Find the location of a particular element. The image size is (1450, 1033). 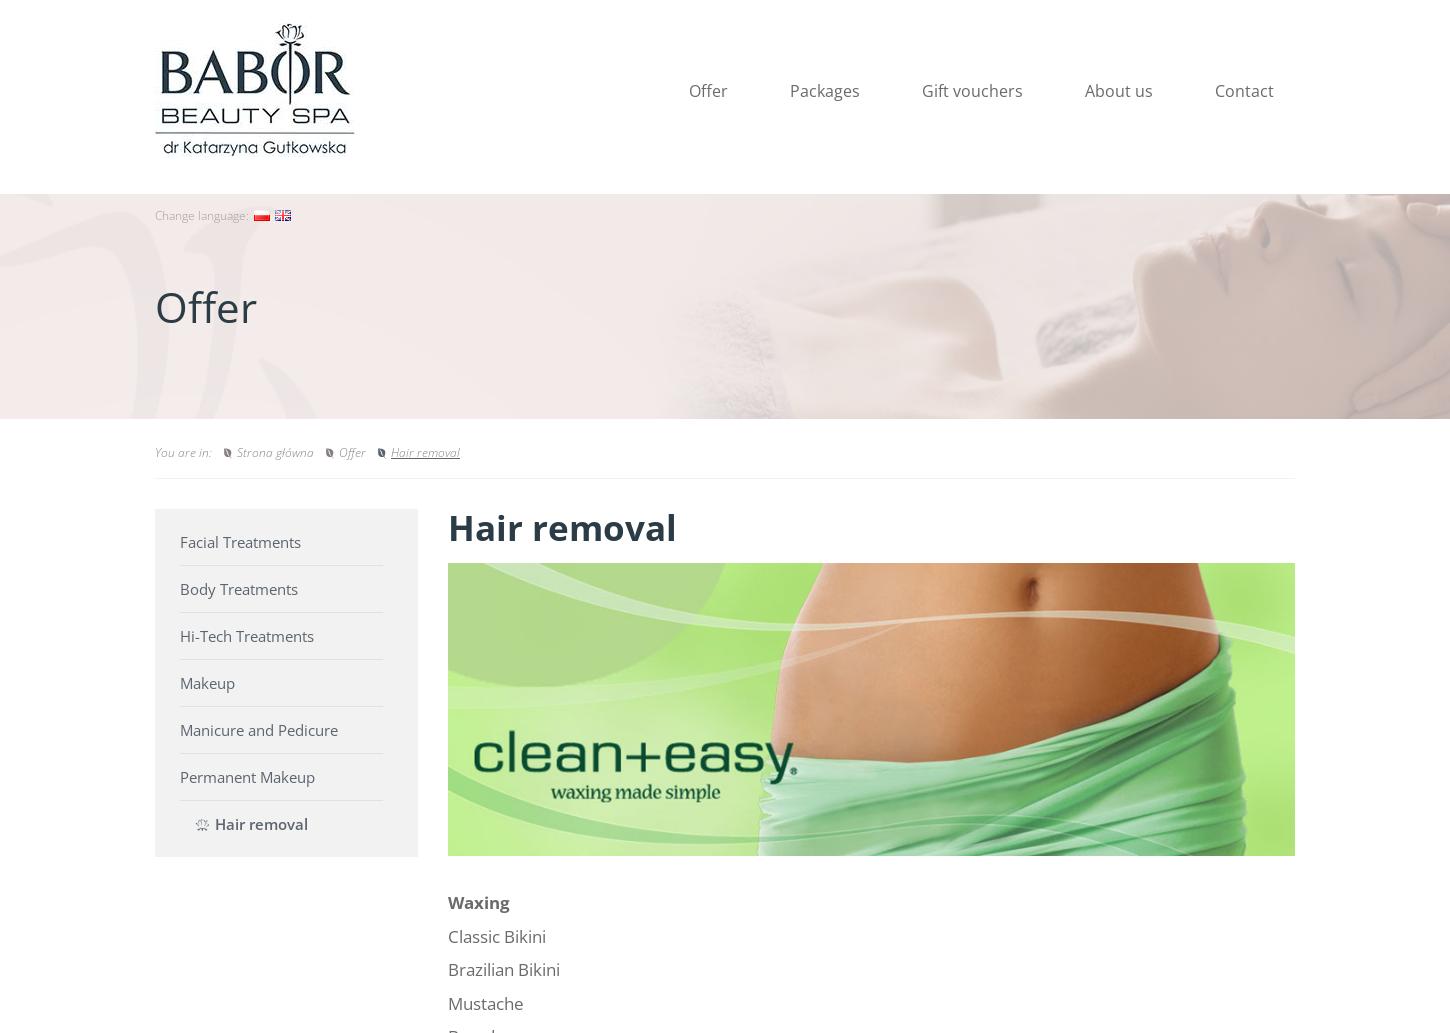

'Mustache' is located at coordinates (487, 1001).